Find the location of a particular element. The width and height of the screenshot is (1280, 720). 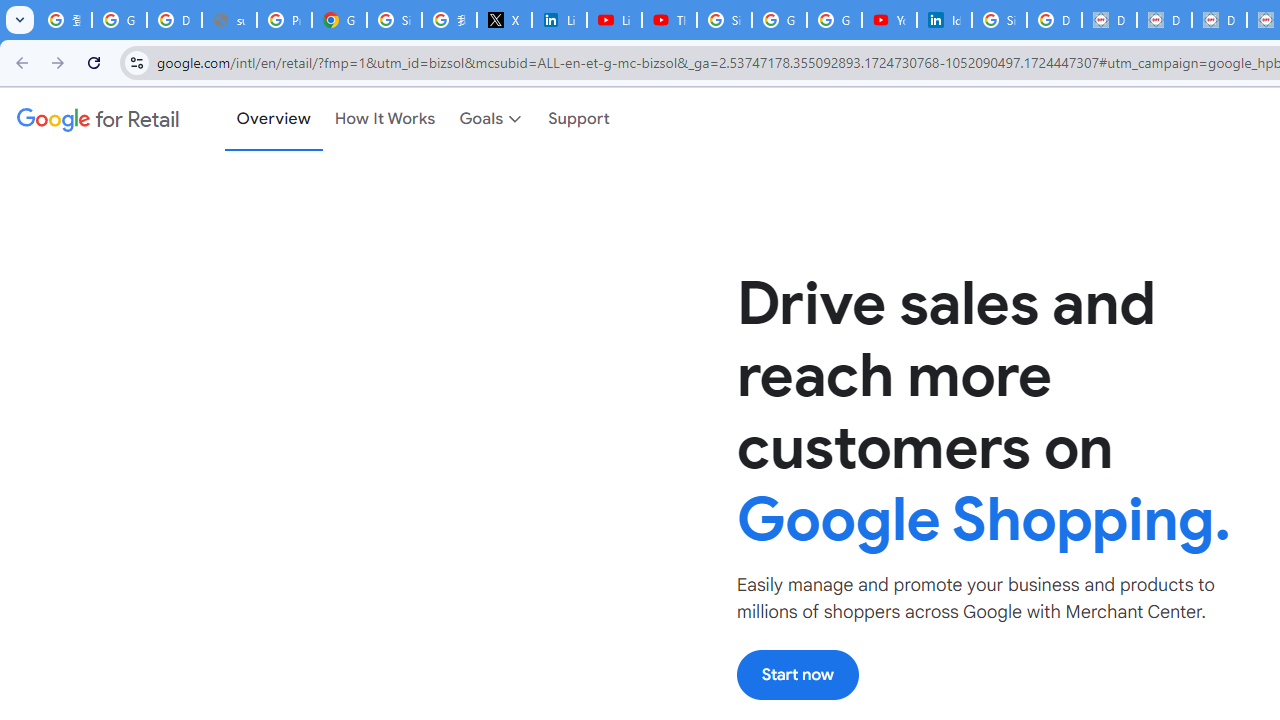

'Support' is located at coordinates (578, 119).